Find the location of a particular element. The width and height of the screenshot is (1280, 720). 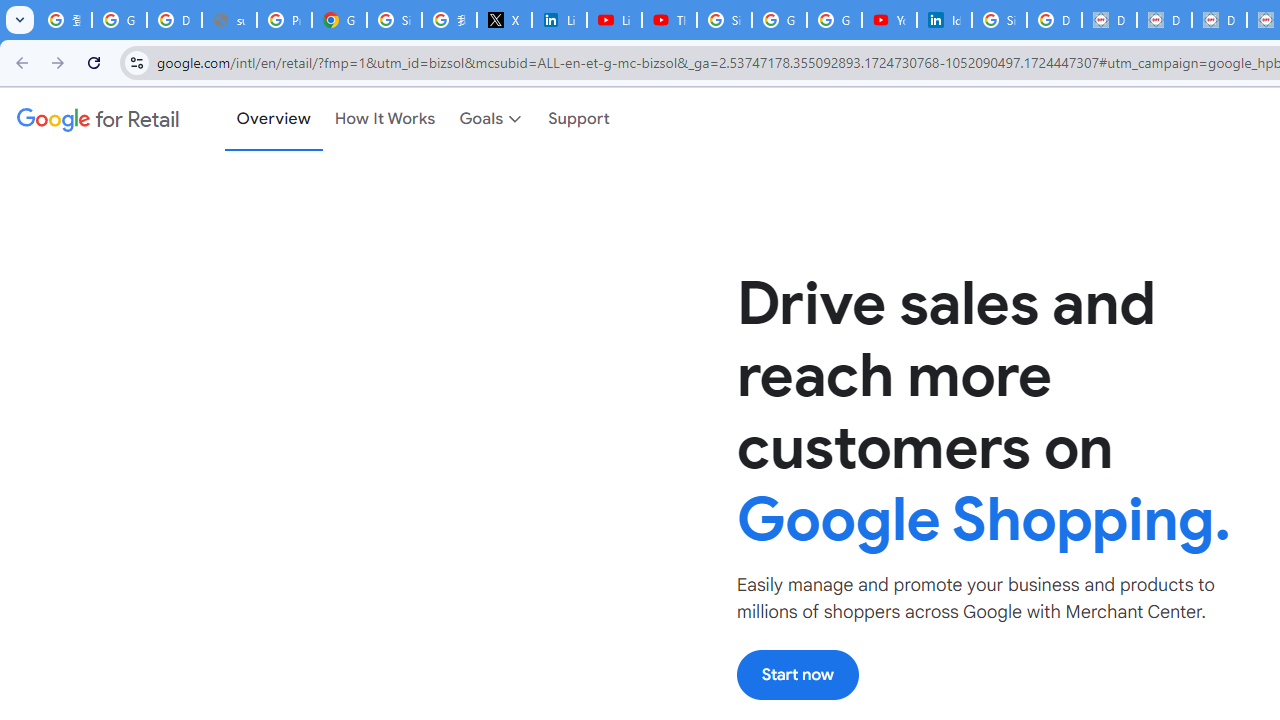

'Support' is located at coordinates (578, 119).